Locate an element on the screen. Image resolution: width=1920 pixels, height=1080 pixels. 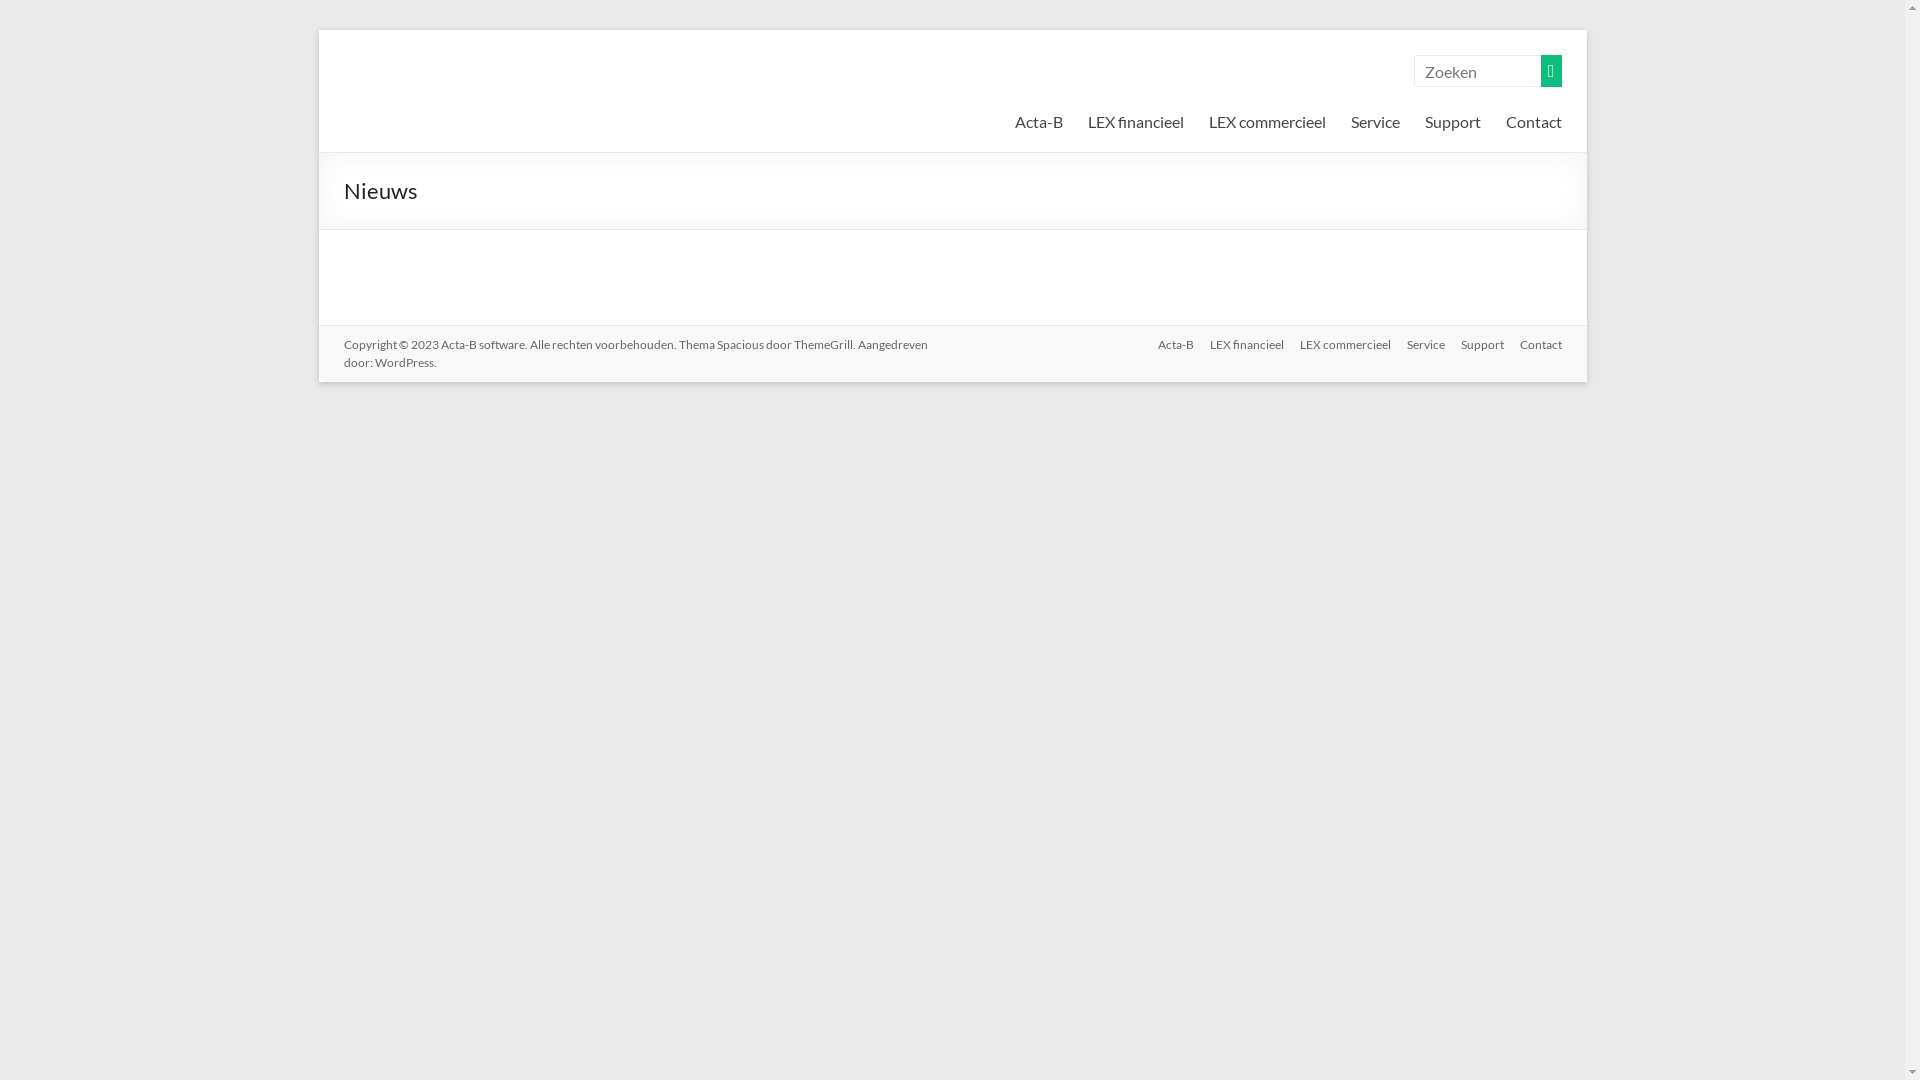
'Spacious' is located at coordinates (738, 343).